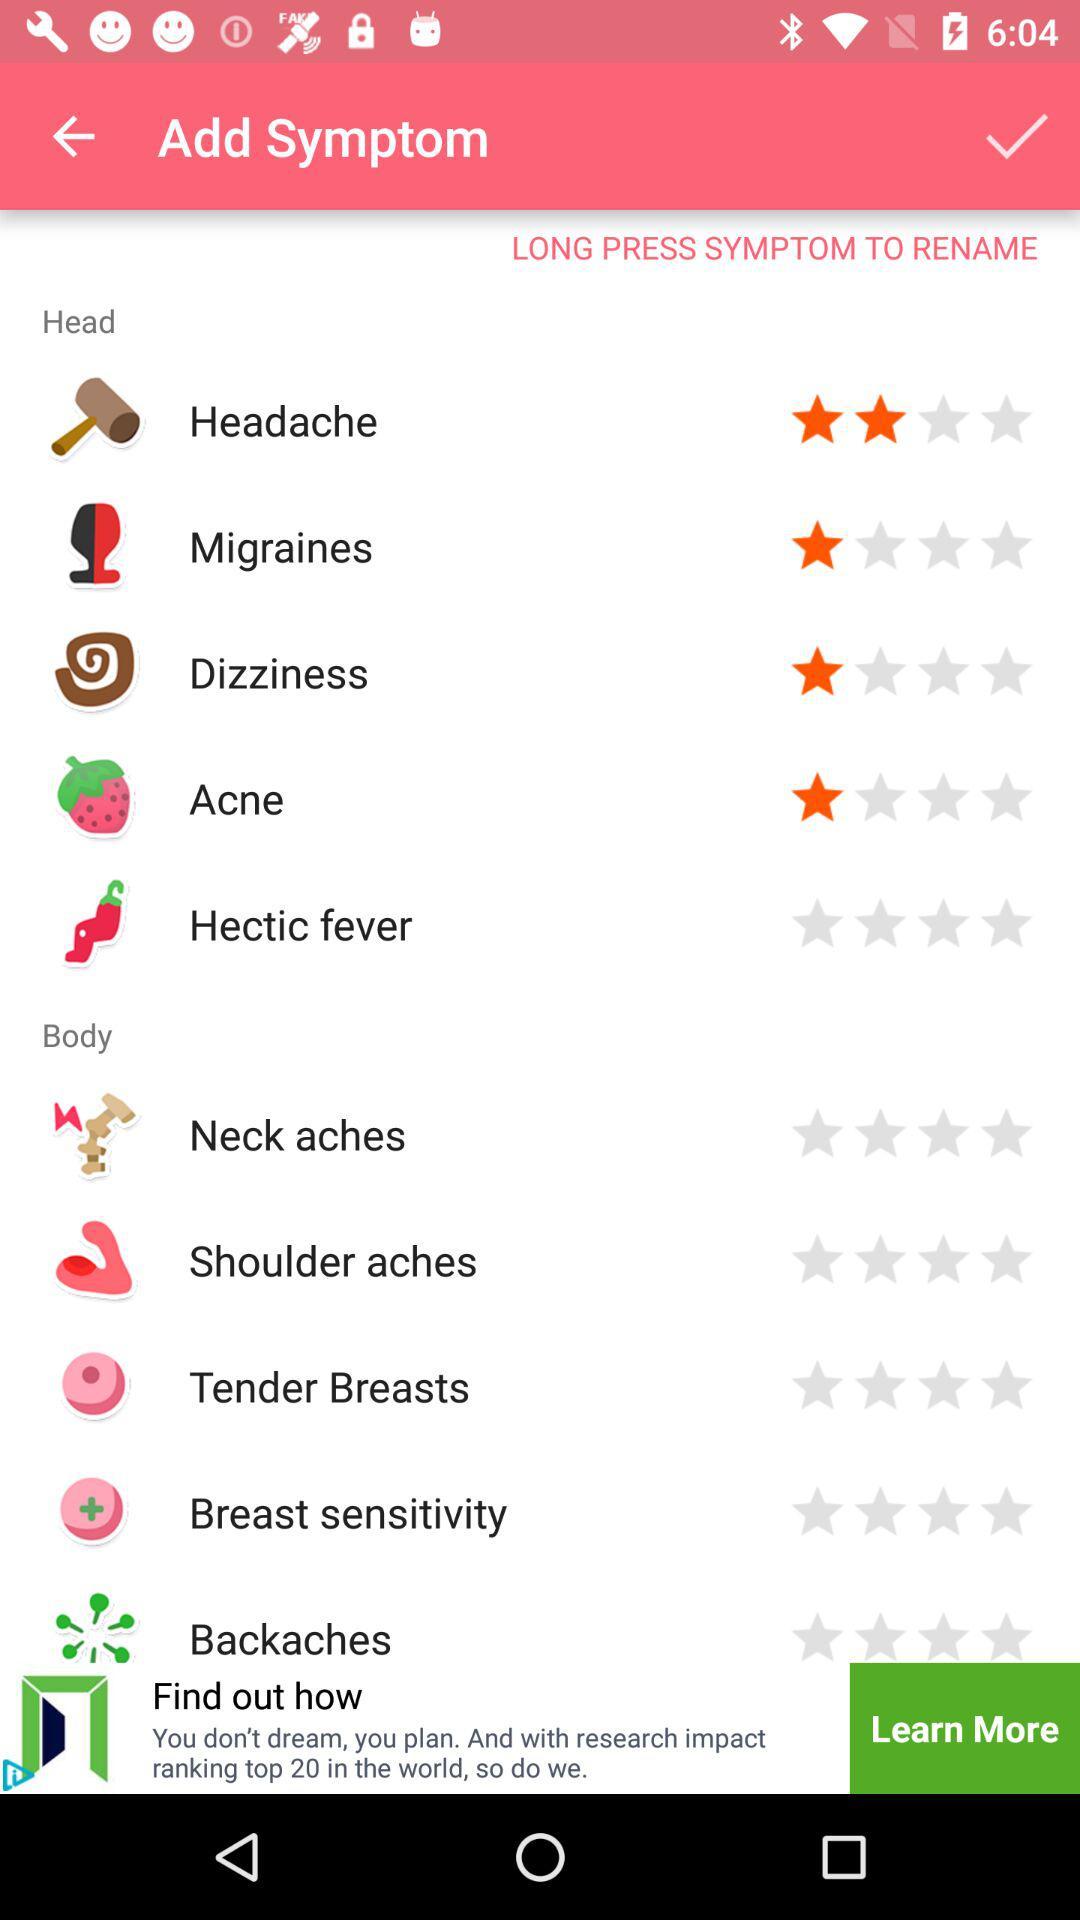 Image resolution: width=1080 pixels, height=1920 pixels. What do you see at coordinates (817, 796) in the screenshot?
I see `star rate symptom` at bounding box center [817, 796].